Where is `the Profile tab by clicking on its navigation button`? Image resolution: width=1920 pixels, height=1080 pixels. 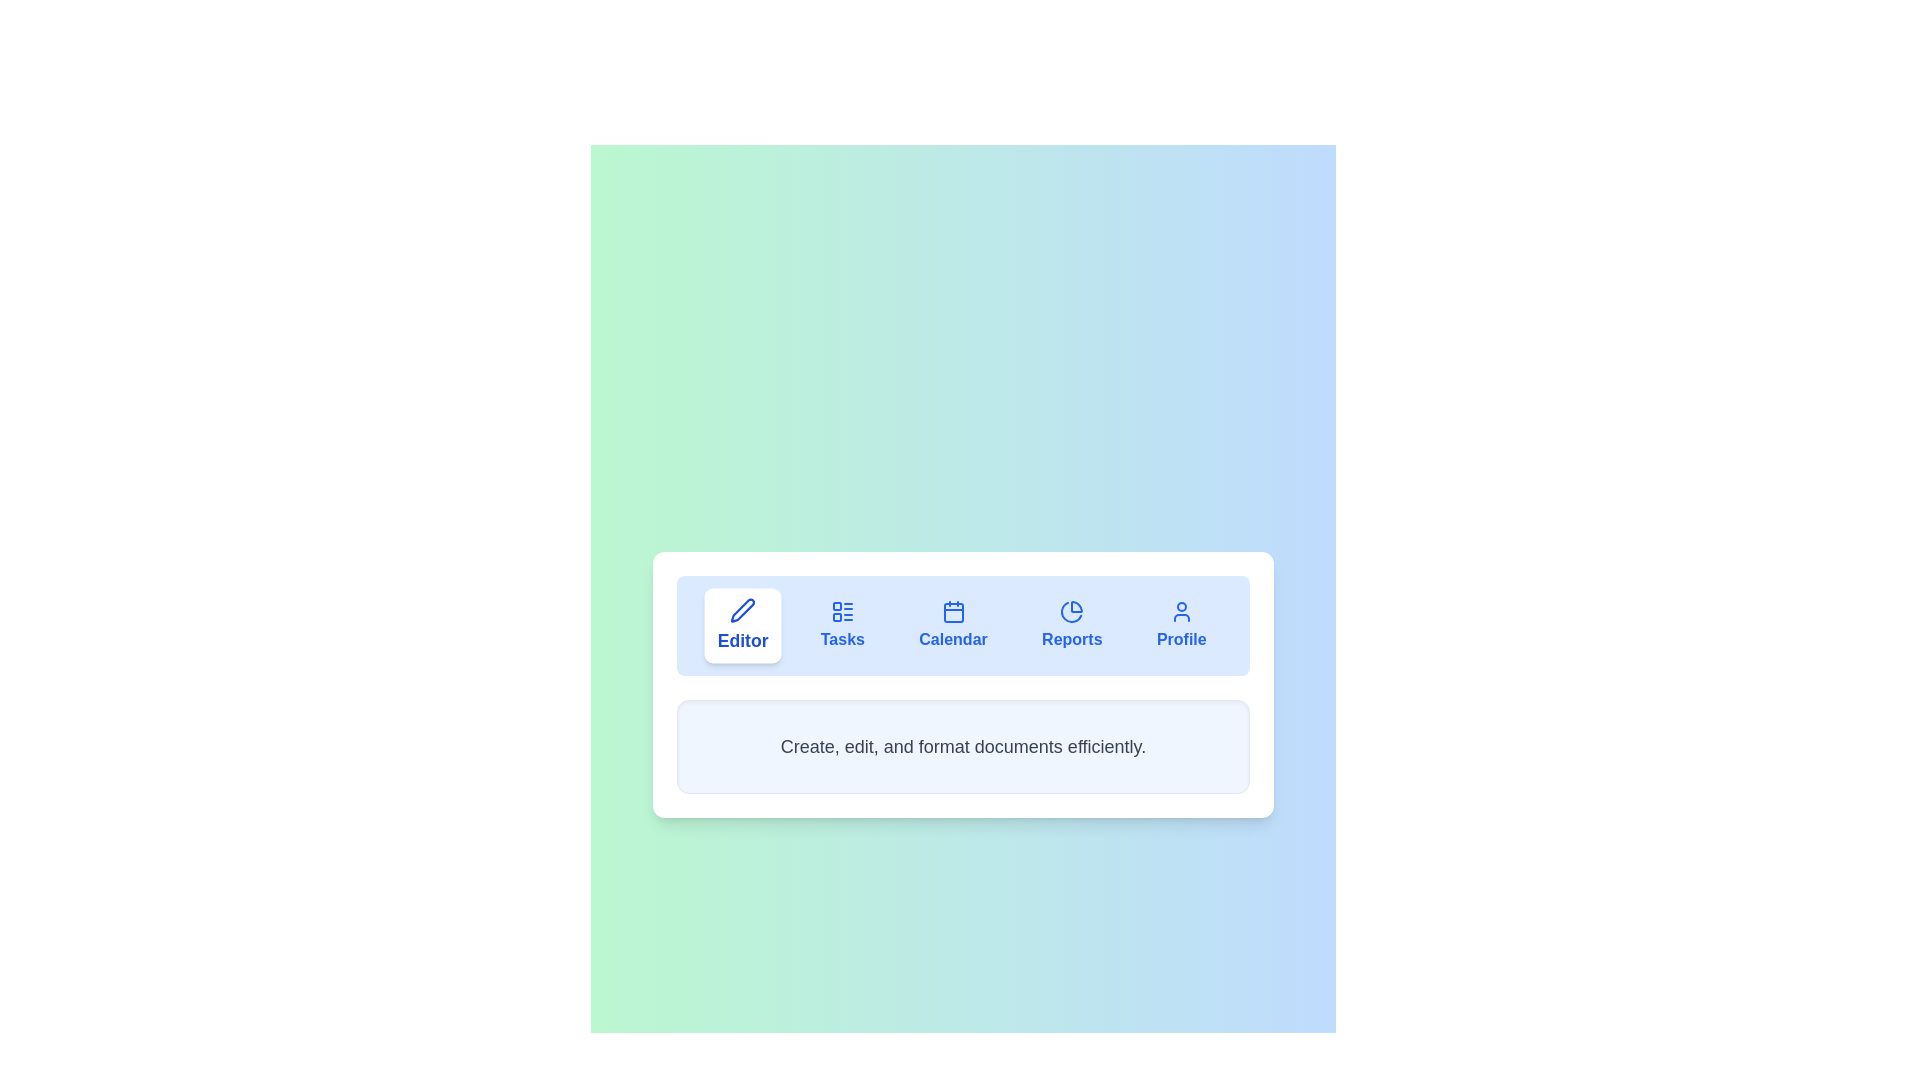
the Profile tab by clicking on its navigation button is located at coordinates (1180, 624).